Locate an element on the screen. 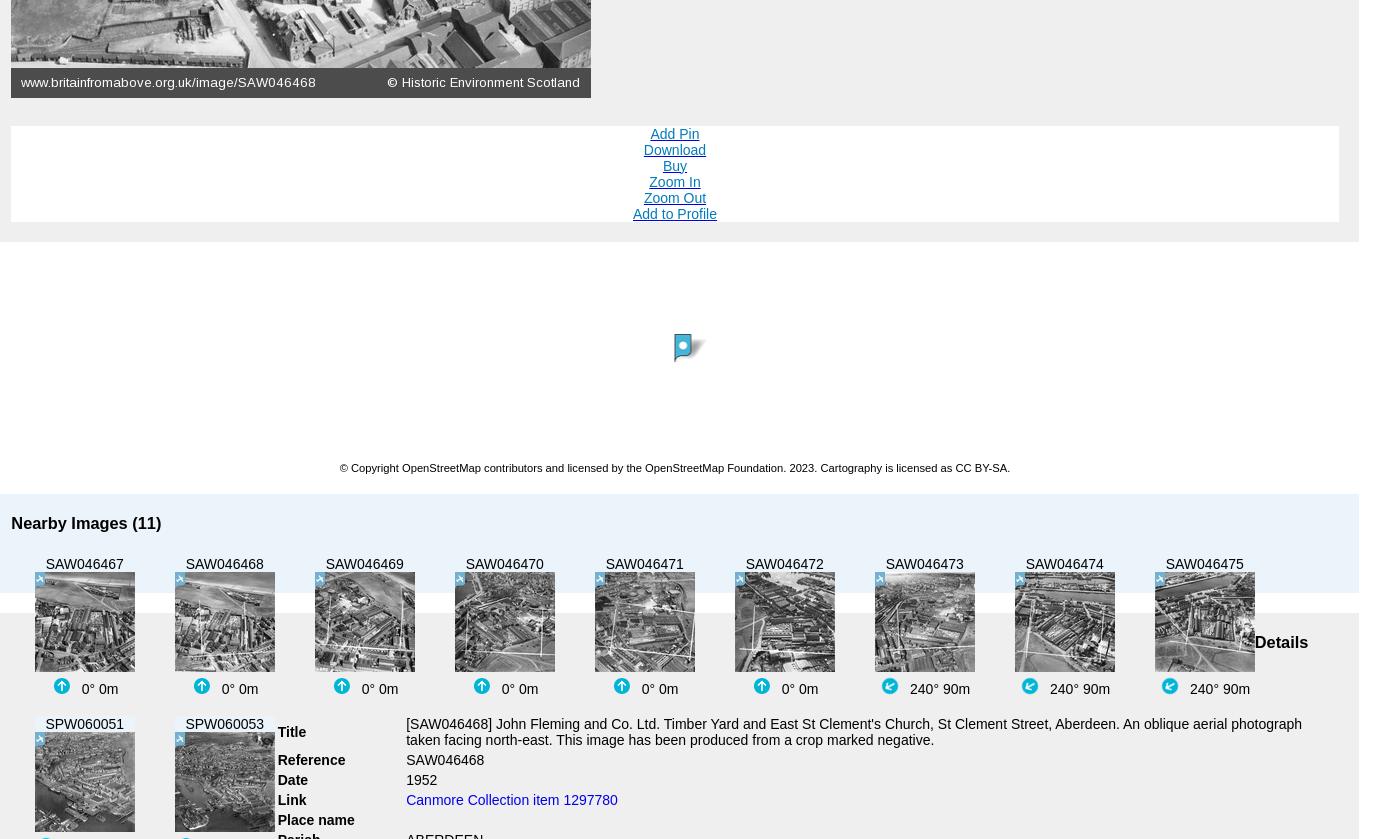 This screenshot has height=839, width=1376. 'SAW046468' is located at coordinates (443, 757).